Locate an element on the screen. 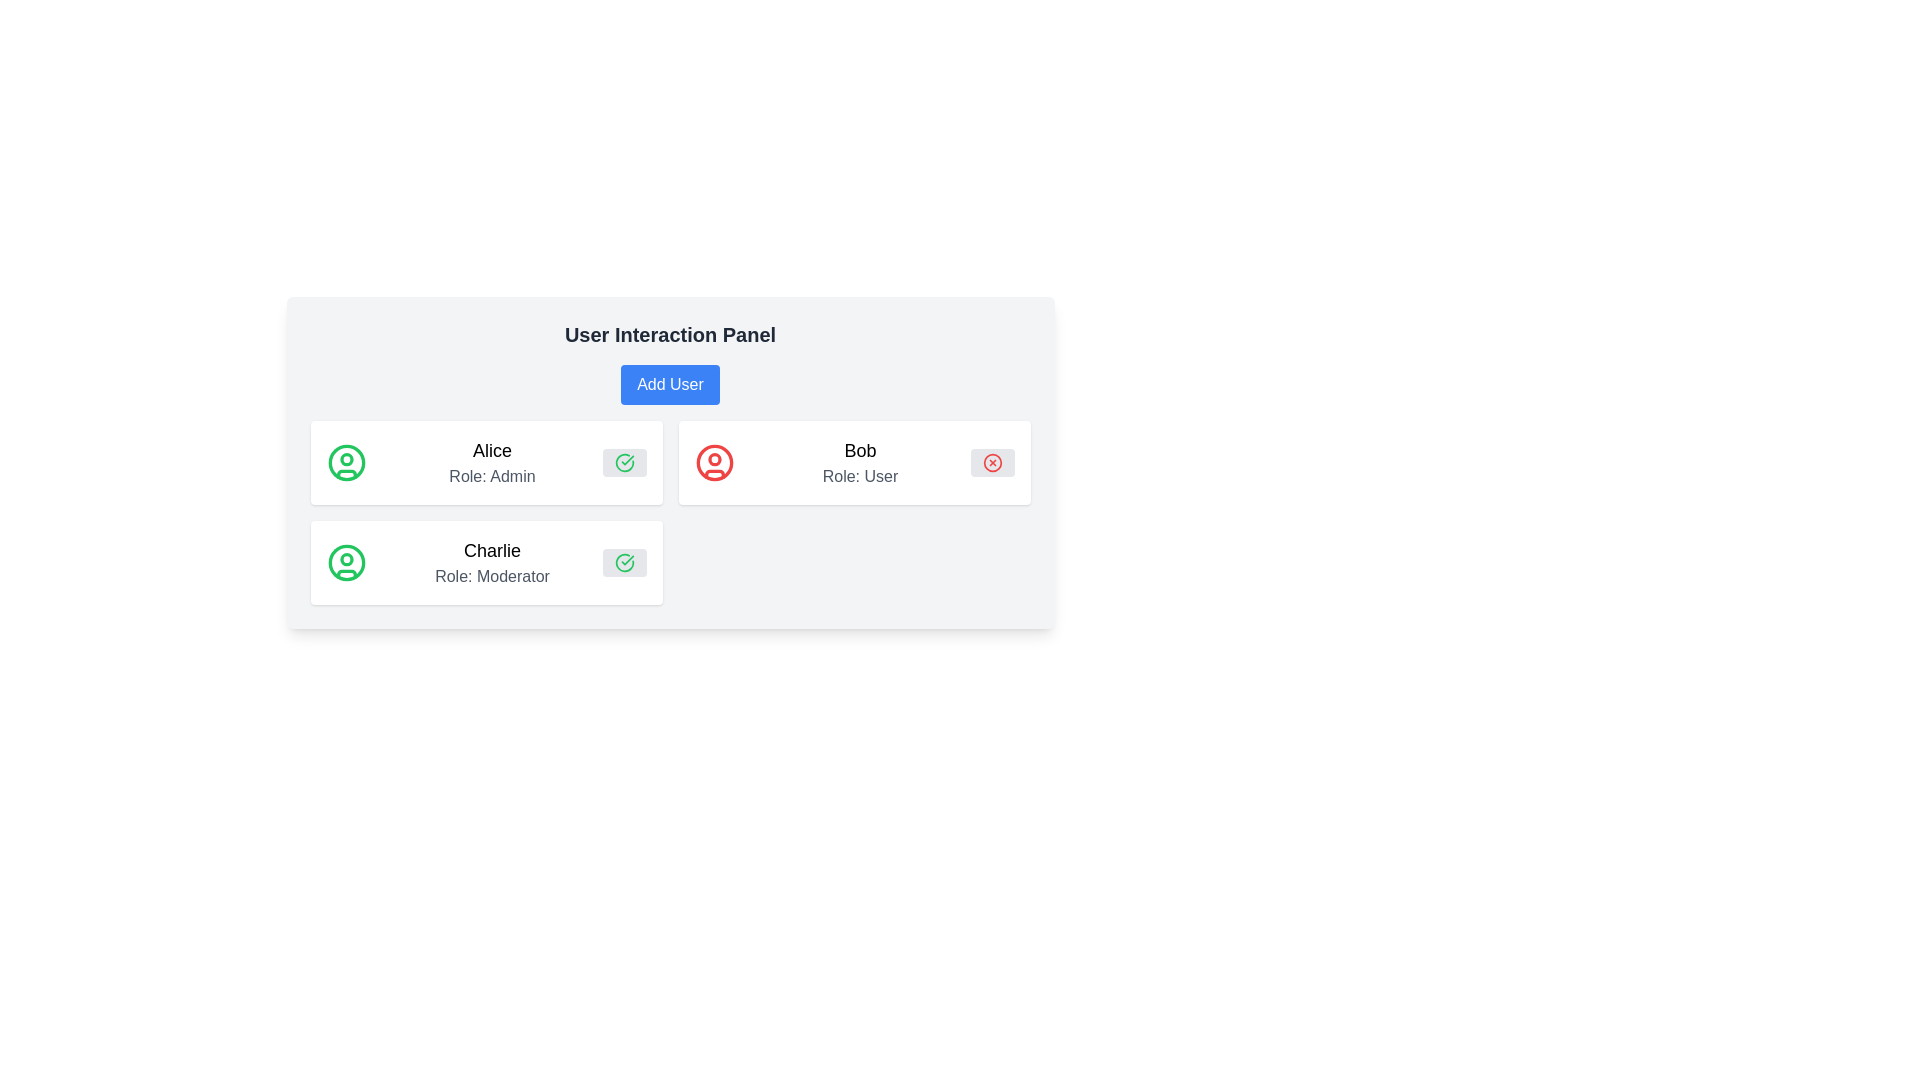 Image resolution: width=1920 pixels, height=1080 pixels. displayed text from the Card component featuring the name 'Bob' and role 'Role: User', which is the second item in a vertical list of cards is located at coordinates (854, 462).